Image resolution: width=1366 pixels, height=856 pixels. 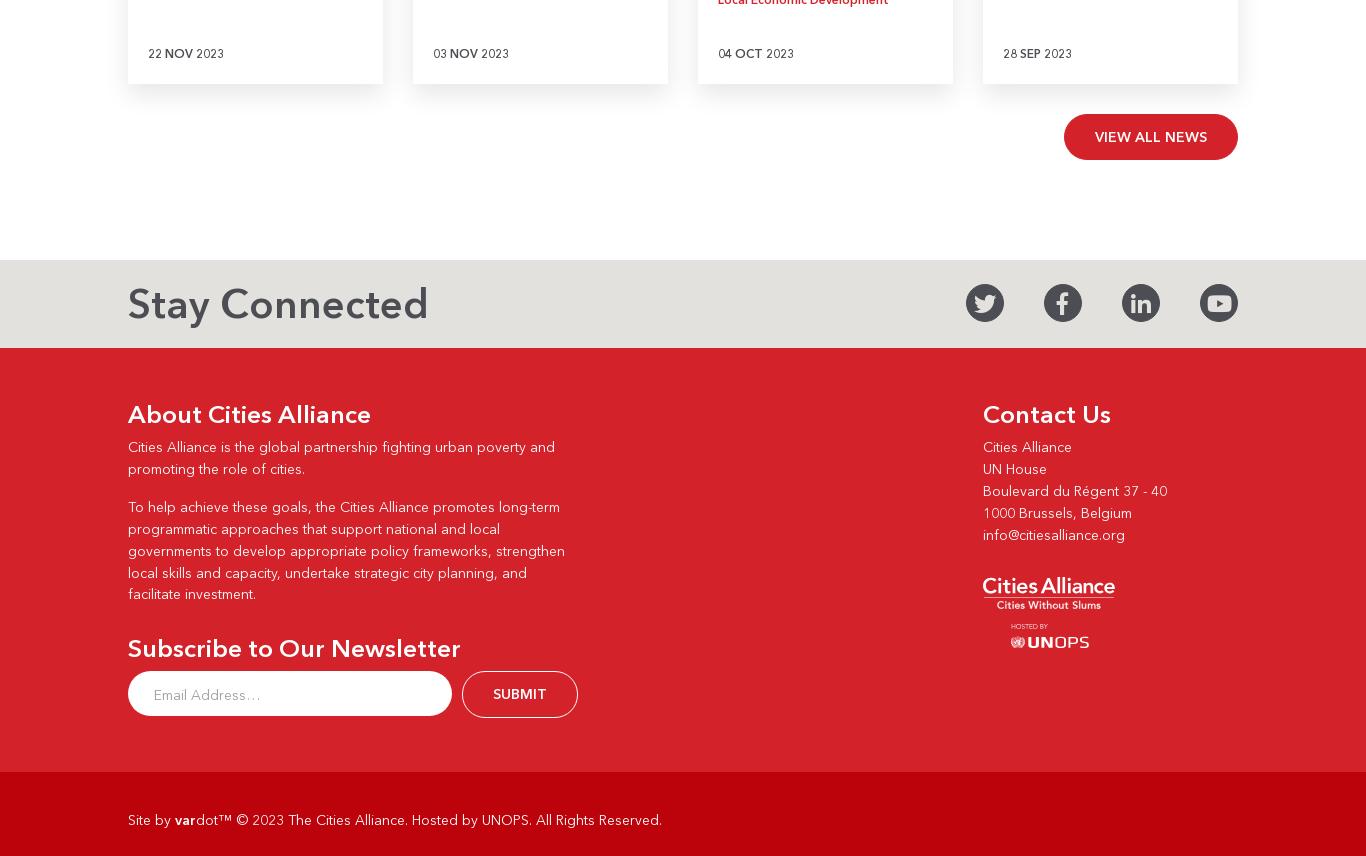 I want to click on '. All Rights Reserved.', so click(x=594, y=819).